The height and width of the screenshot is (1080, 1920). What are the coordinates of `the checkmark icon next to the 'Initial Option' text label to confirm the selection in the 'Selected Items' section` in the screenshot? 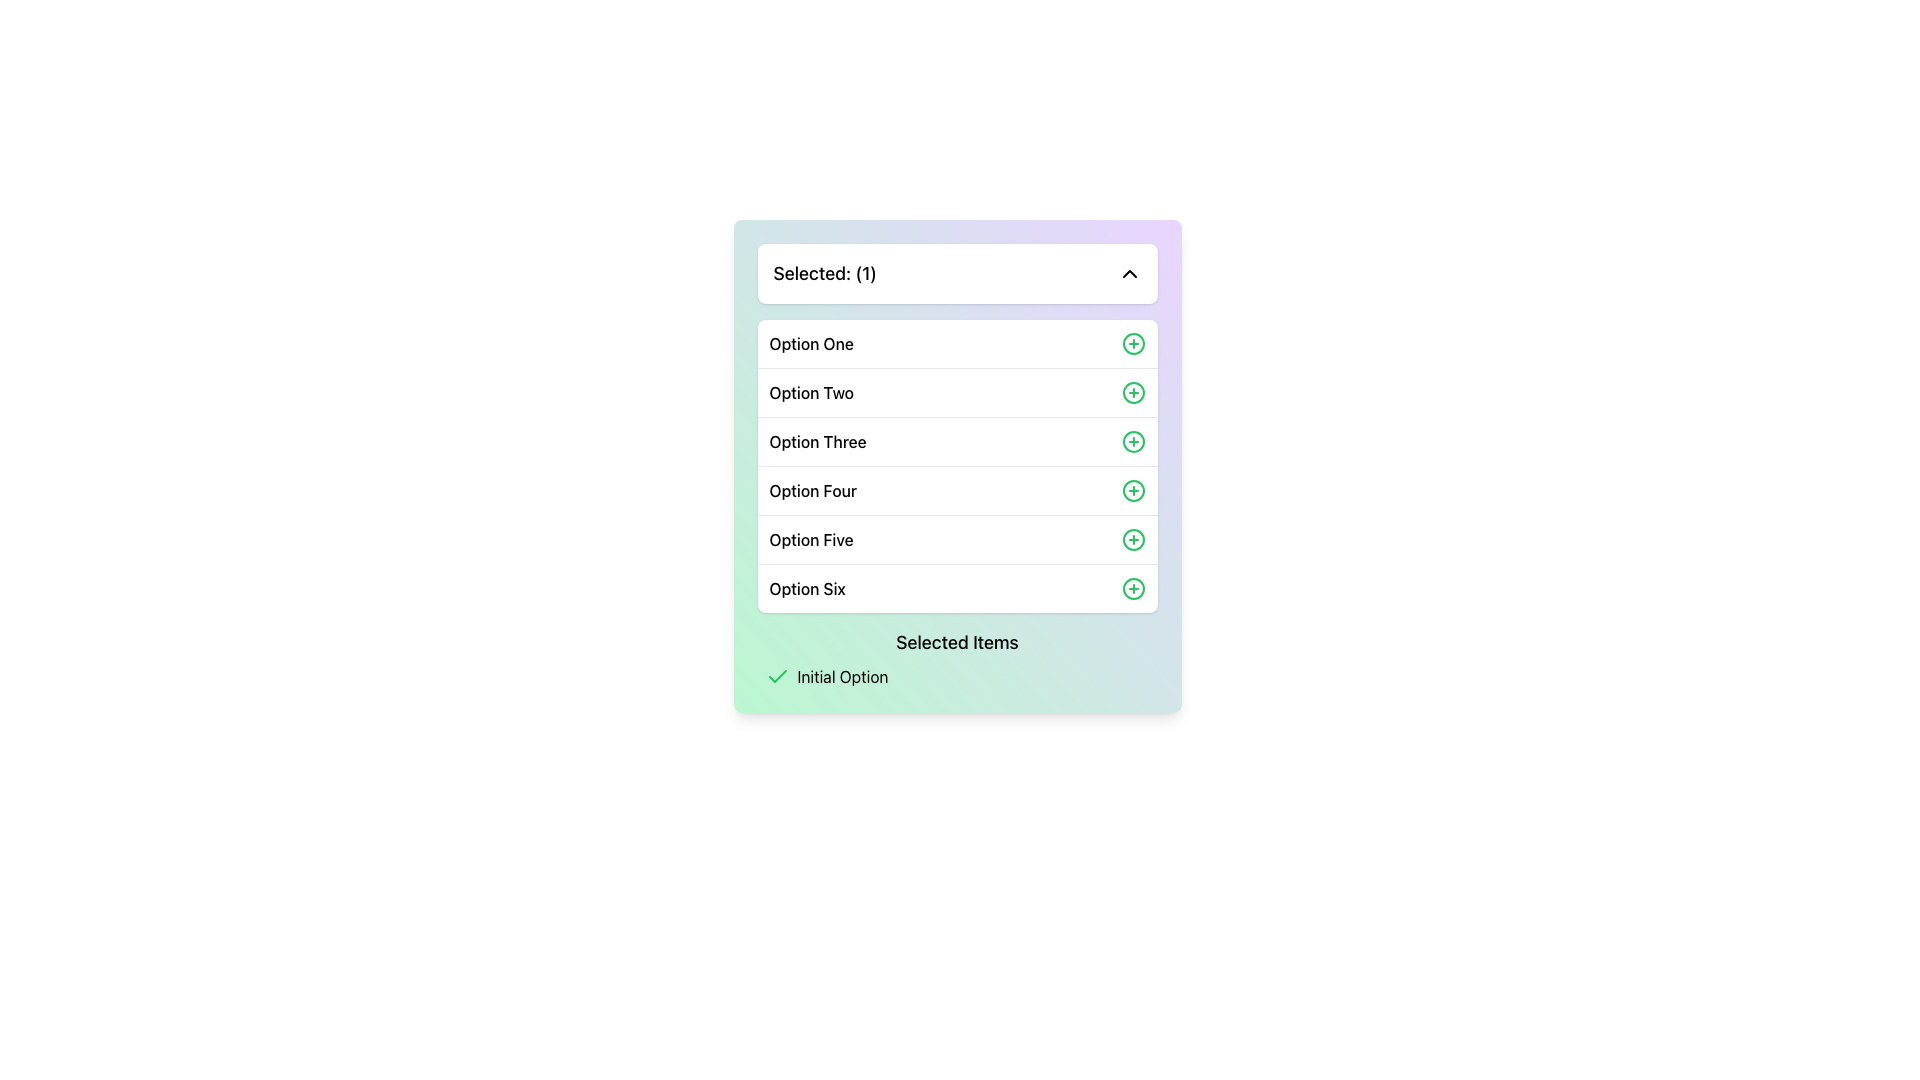 It's located at (956, 676).